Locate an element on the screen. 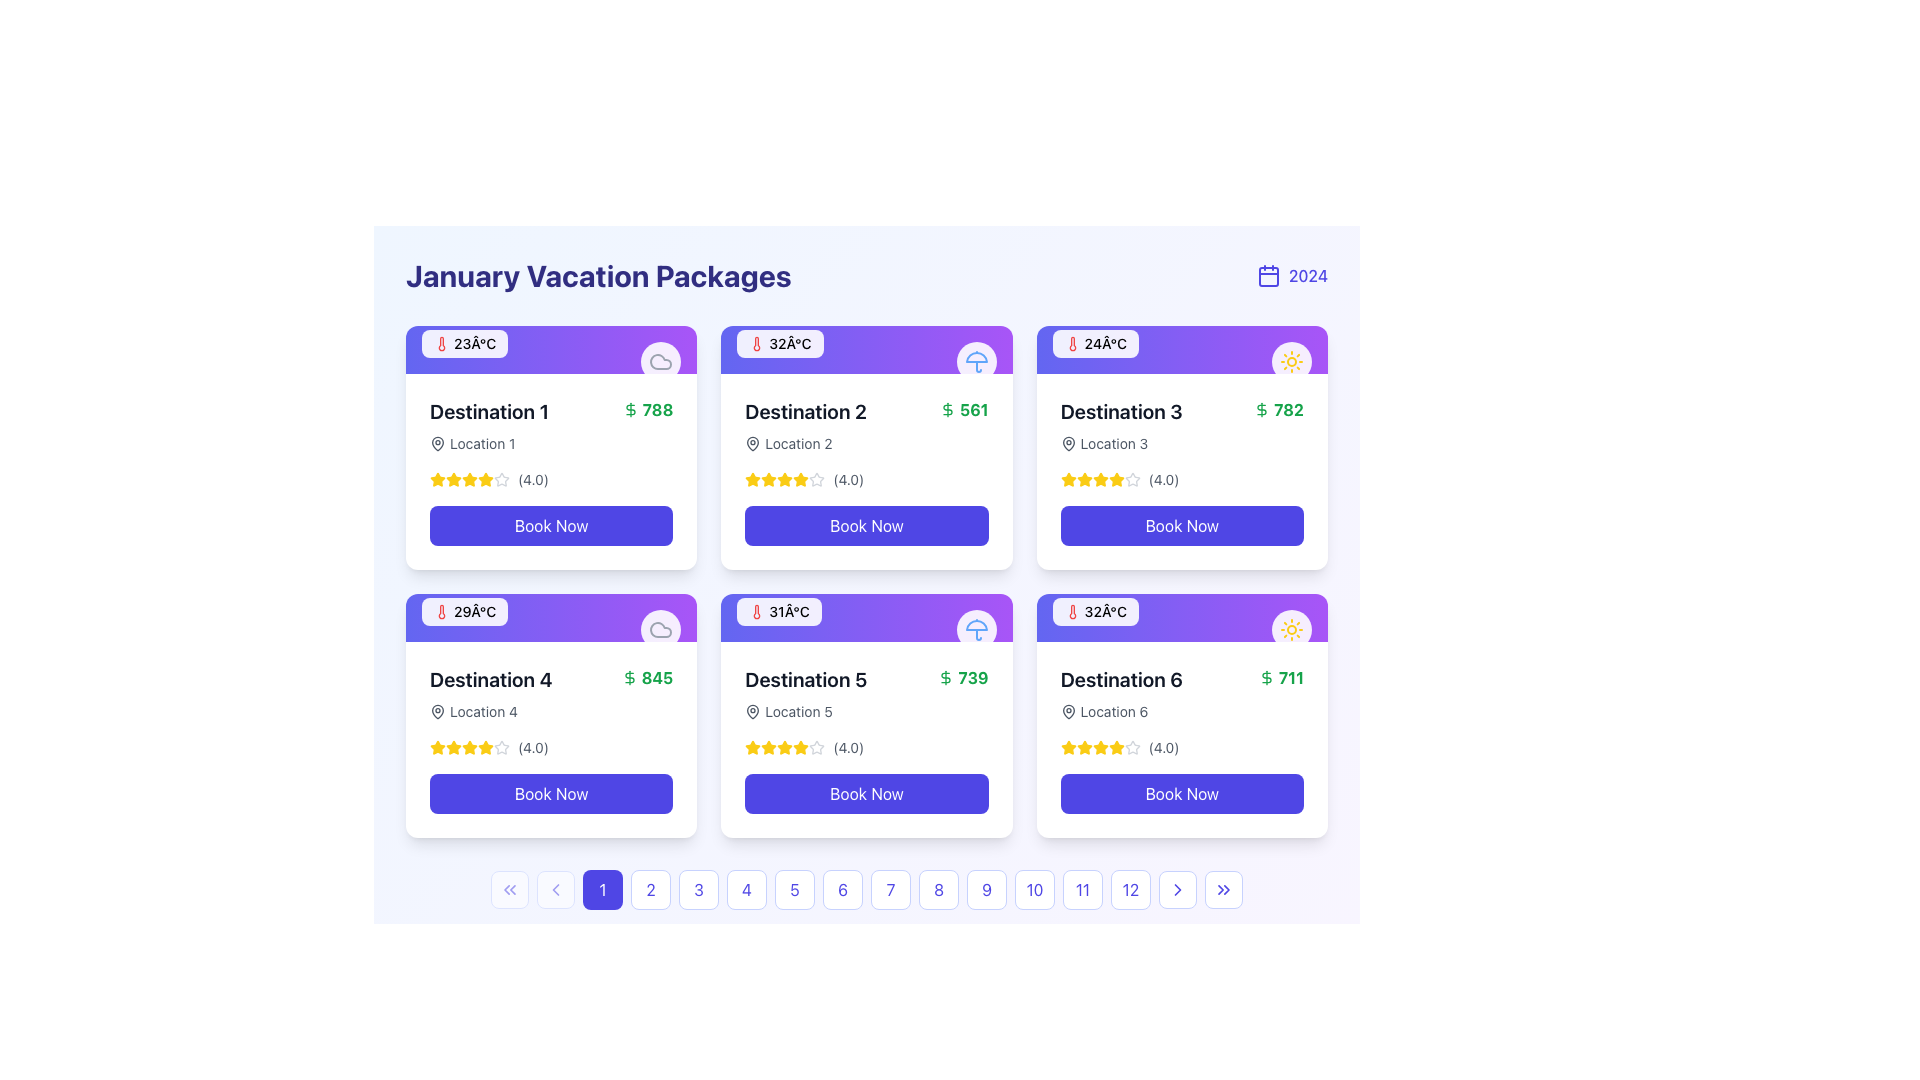 The width and height of the screenshot is (1920, 1080). the location marker icon associated with 'Location 6' situated in the bottom-right corner of the display, preceding the text 'Location 6' within the 'Destination 6' label is located at coordinates (1067, 711).